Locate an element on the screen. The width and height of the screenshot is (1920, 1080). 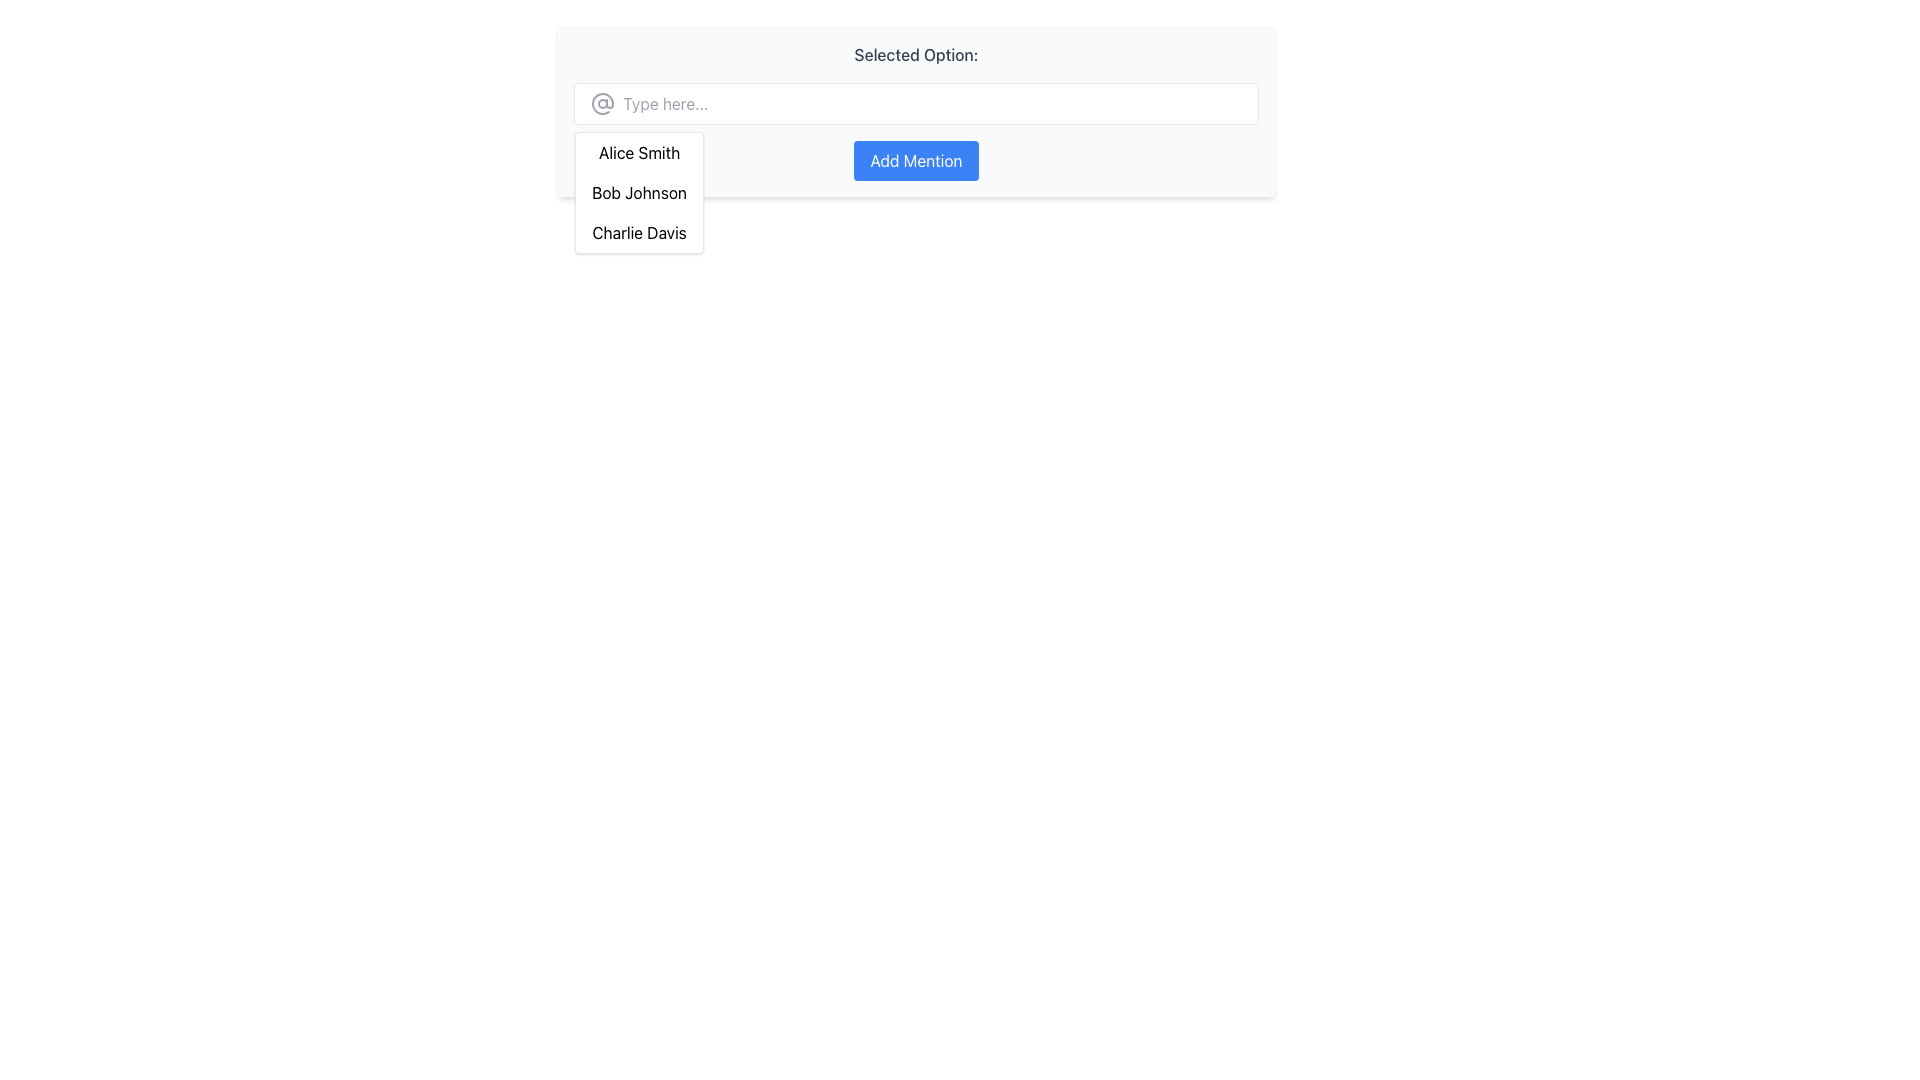
the rectangular button with rounded corners that has a blue background and white text saying 'Add Mention' is located at coordinates (915, 160).